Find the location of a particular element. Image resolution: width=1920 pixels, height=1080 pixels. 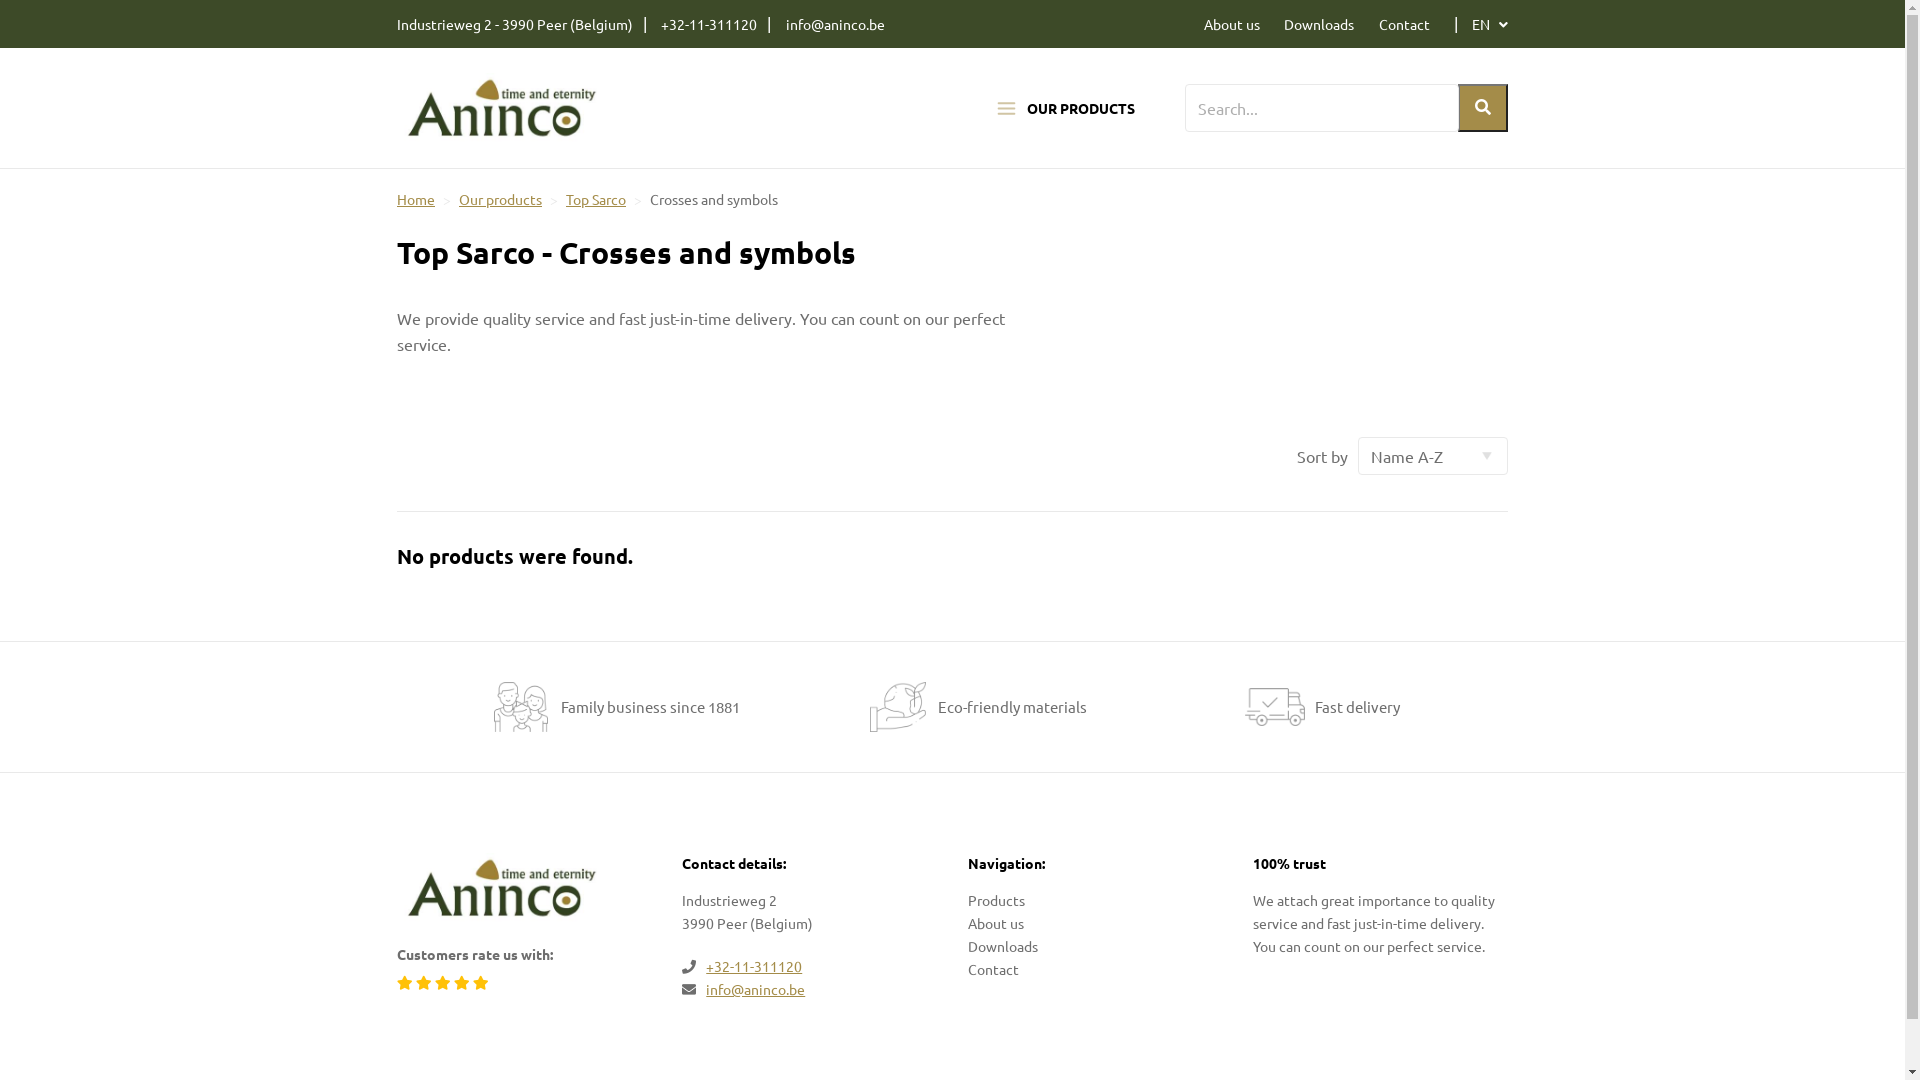

'Home' is located at coordinates (415, 199).